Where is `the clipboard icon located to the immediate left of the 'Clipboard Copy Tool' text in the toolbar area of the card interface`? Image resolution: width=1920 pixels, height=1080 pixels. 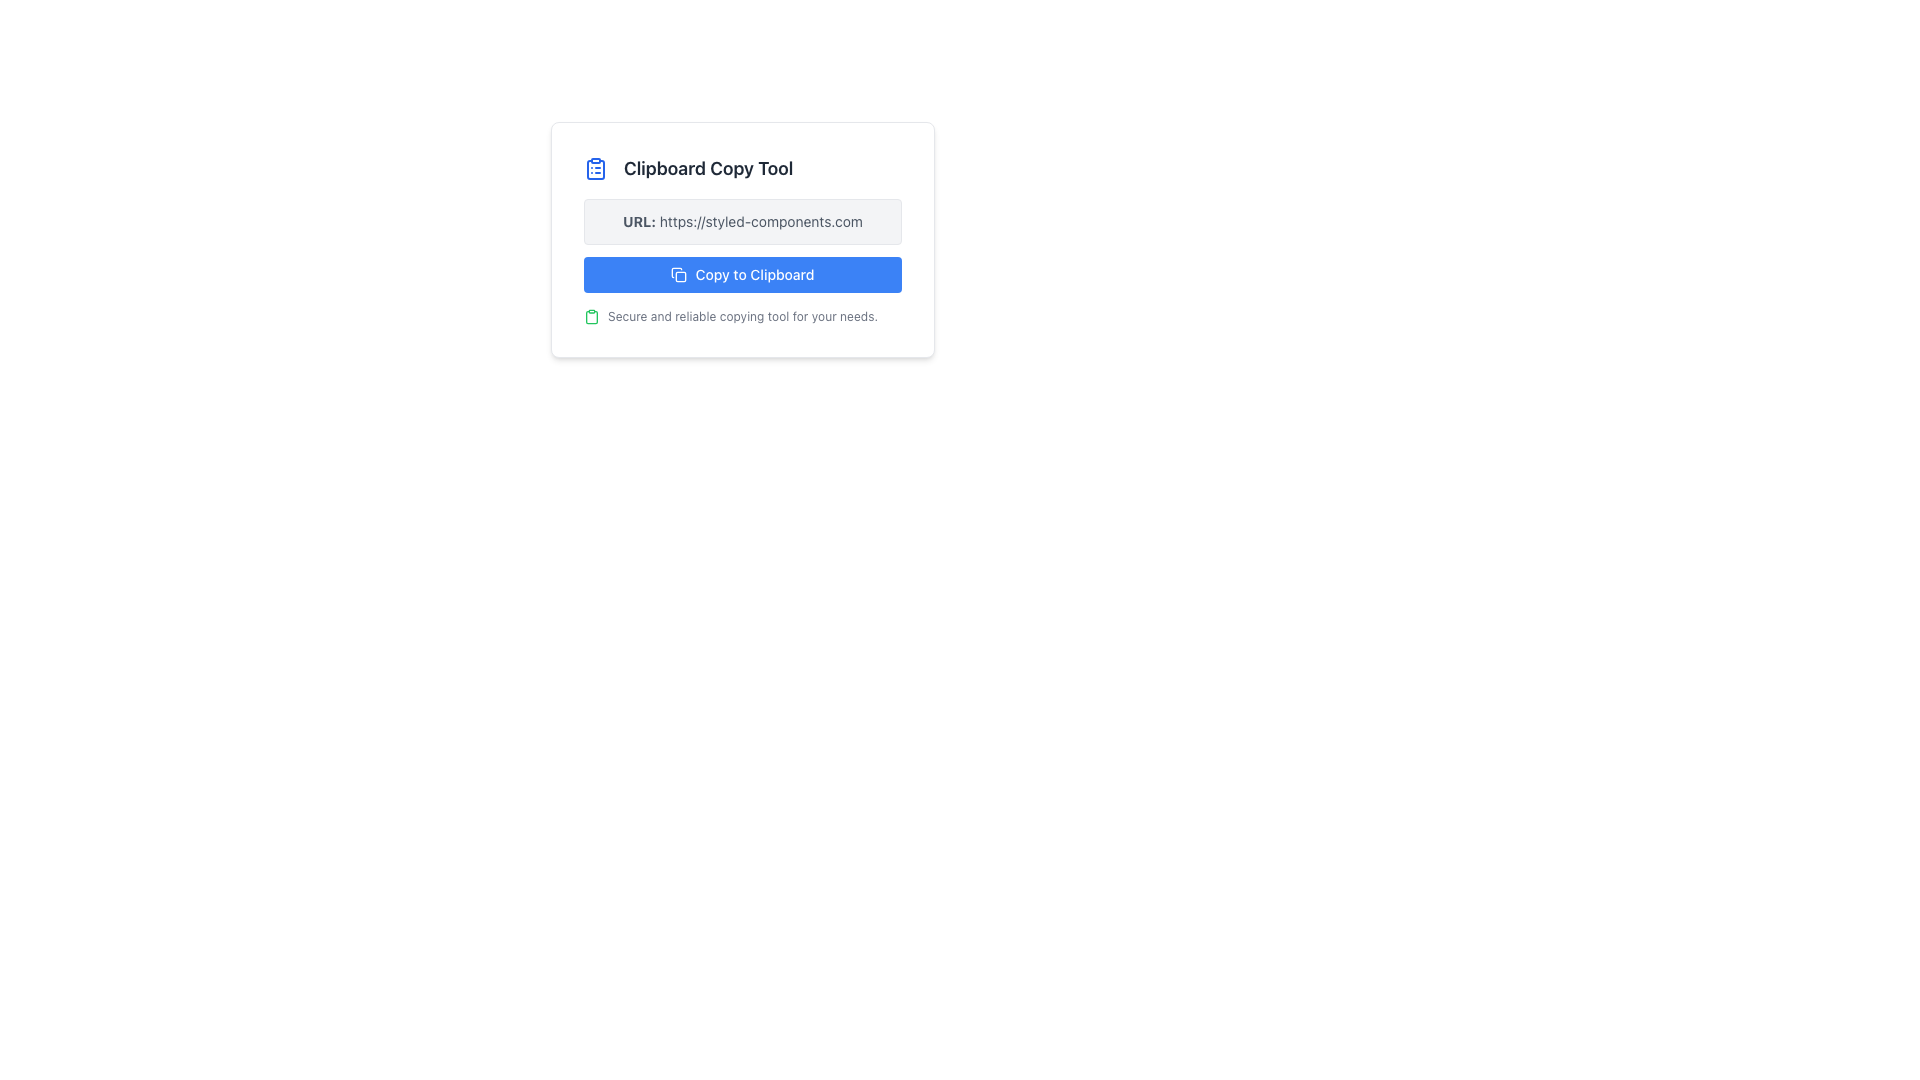 the clipboard icon located to the immediate left of the 'Clipboard Copy Tool' text in the toolbar area of the card interface is located at coordinates (594, 168).